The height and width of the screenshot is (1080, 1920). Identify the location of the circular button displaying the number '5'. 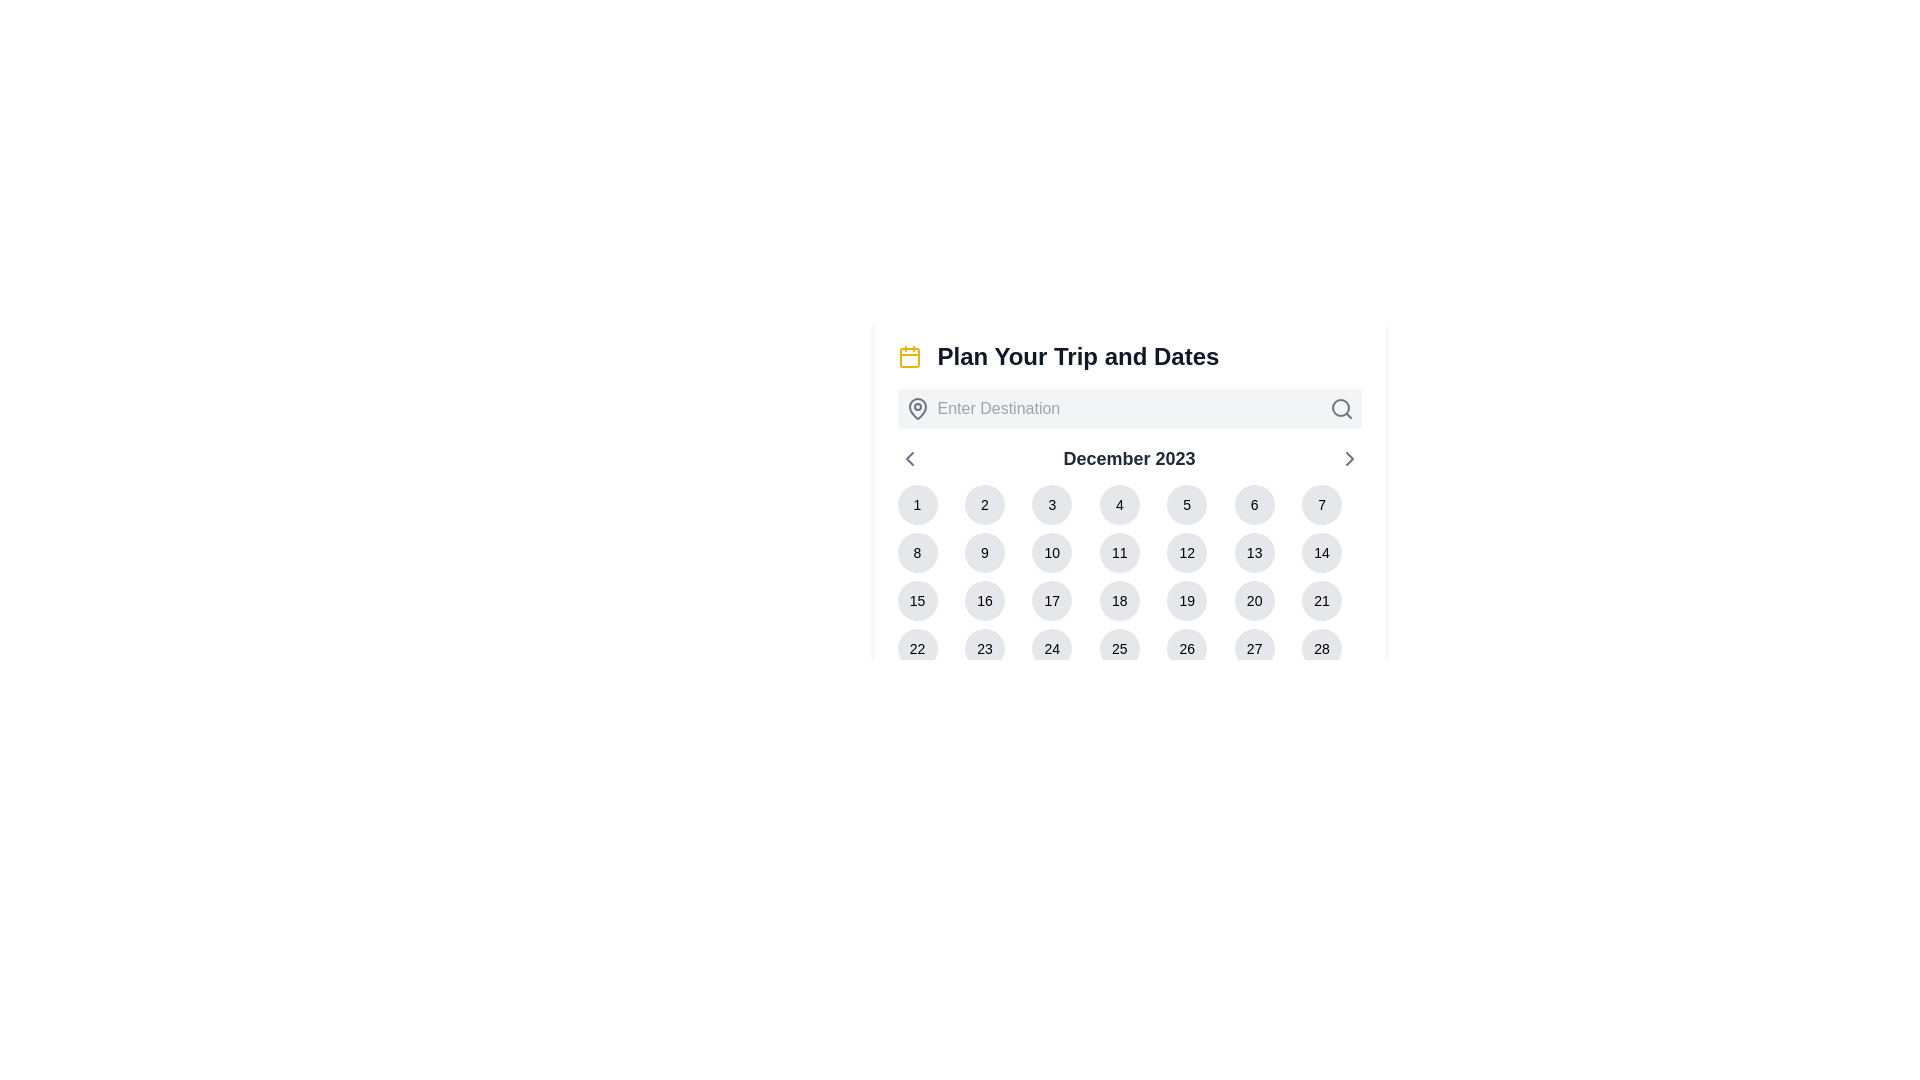
(1187, 504).